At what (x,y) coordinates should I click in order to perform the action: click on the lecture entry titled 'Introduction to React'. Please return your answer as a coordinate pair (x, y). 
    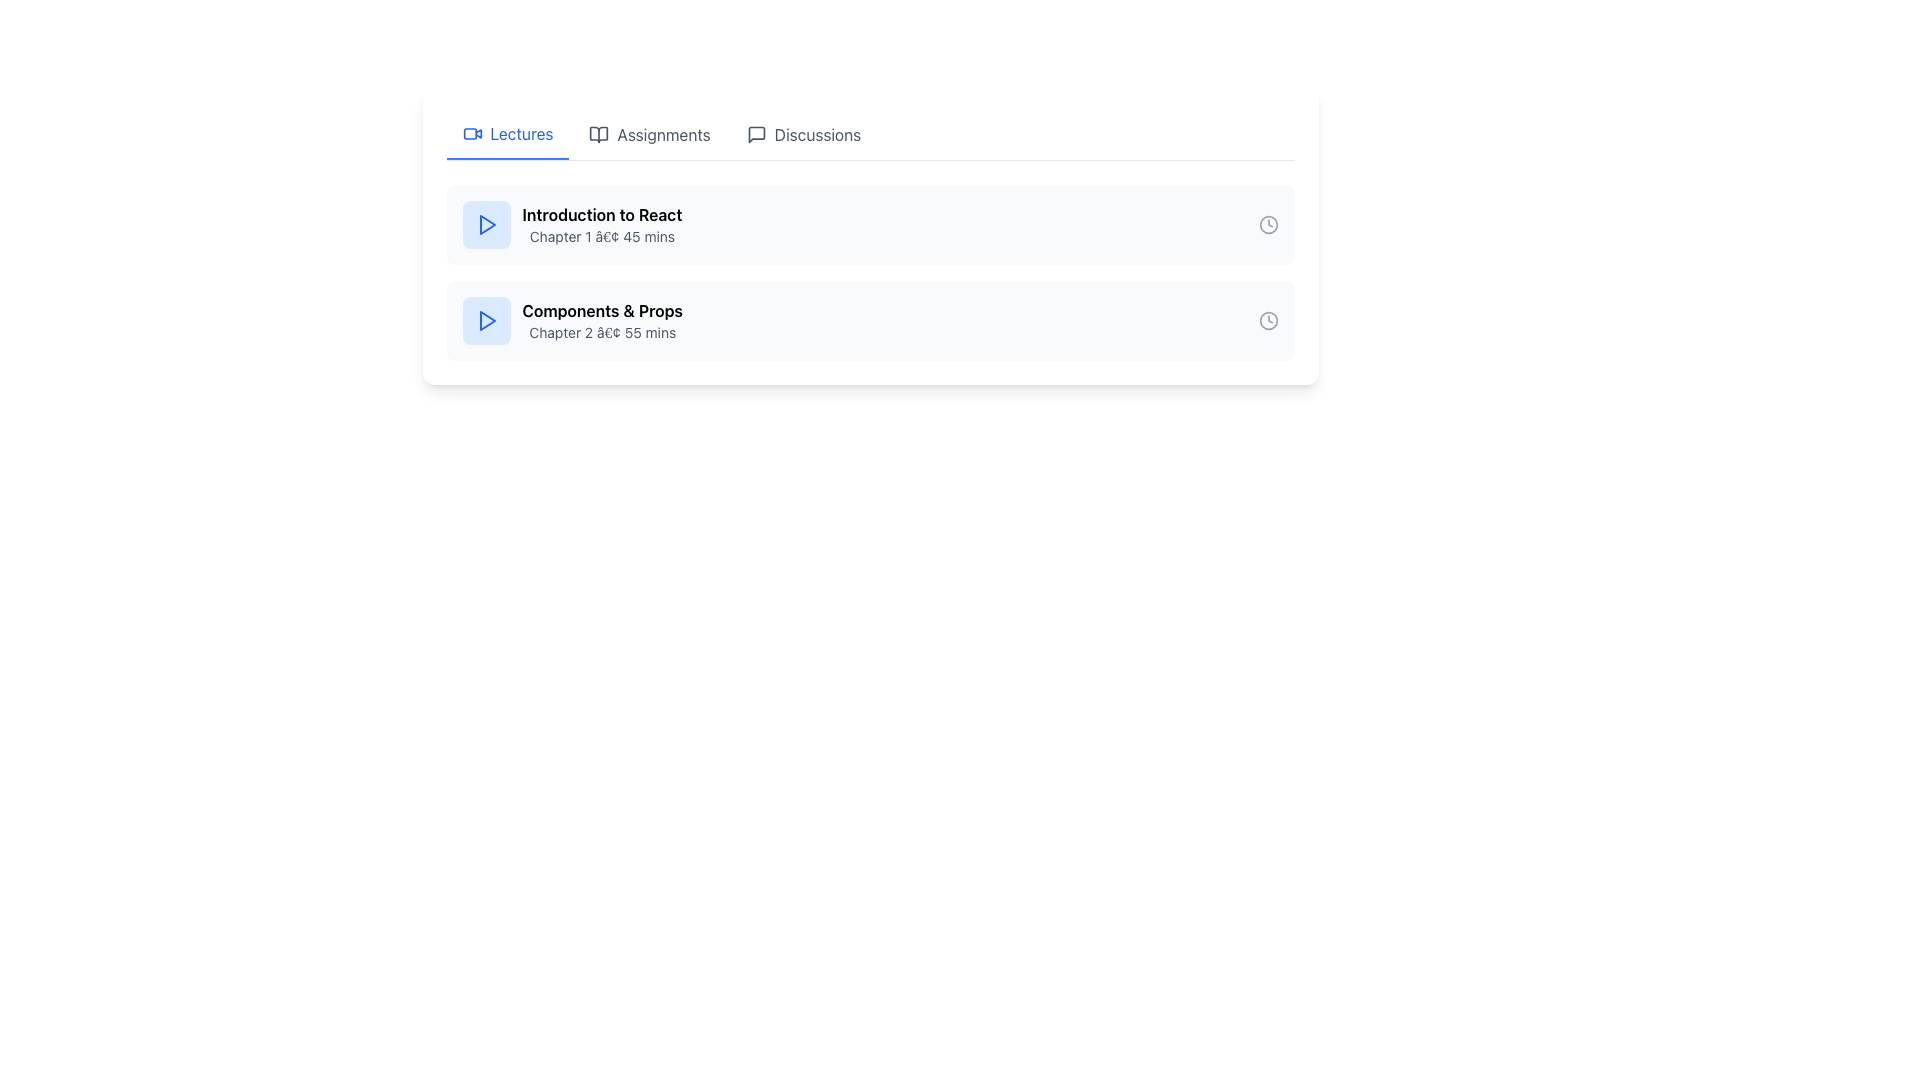
    Looking at the image, I should click on (870, 234).